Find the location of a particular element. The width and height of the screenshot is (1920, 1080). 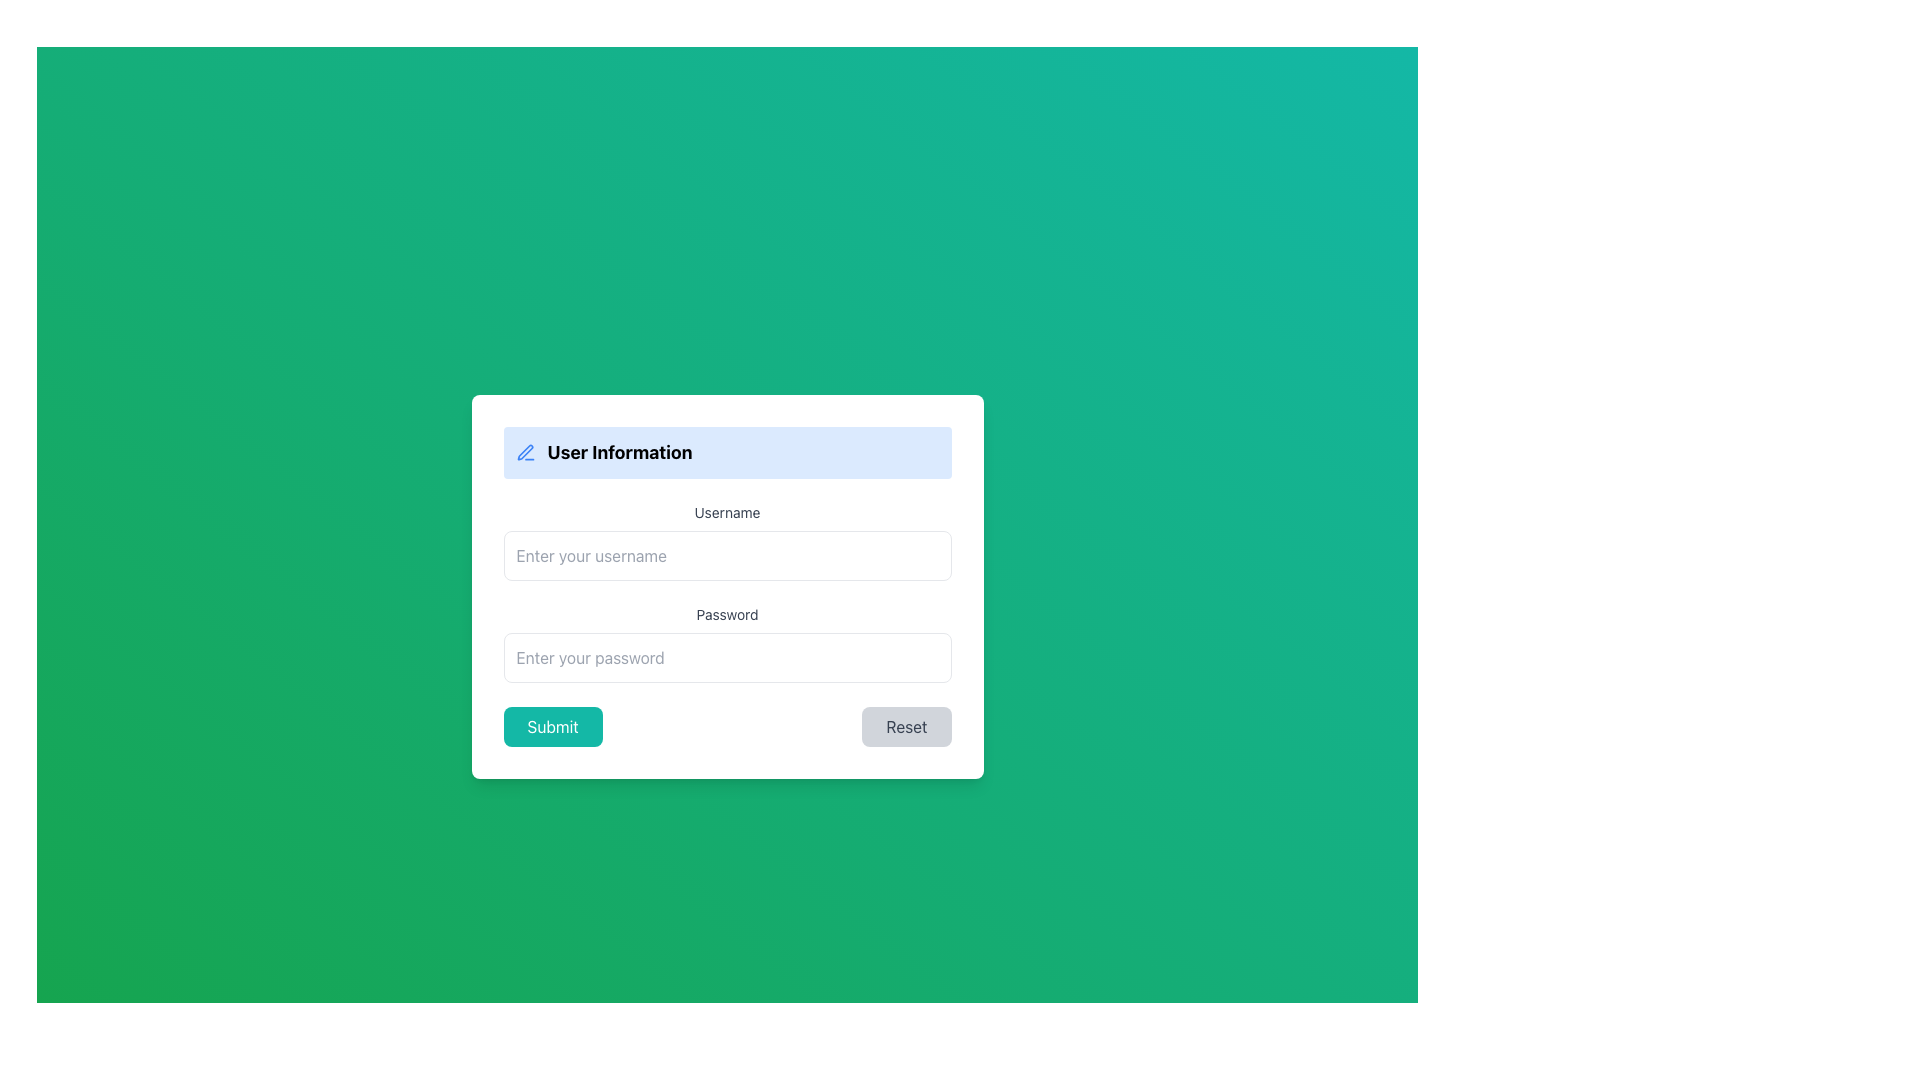

the label element that serves as a description for the adjacent password input field, located in the central area of the form above the password input field is located at coordinates (726, 613).